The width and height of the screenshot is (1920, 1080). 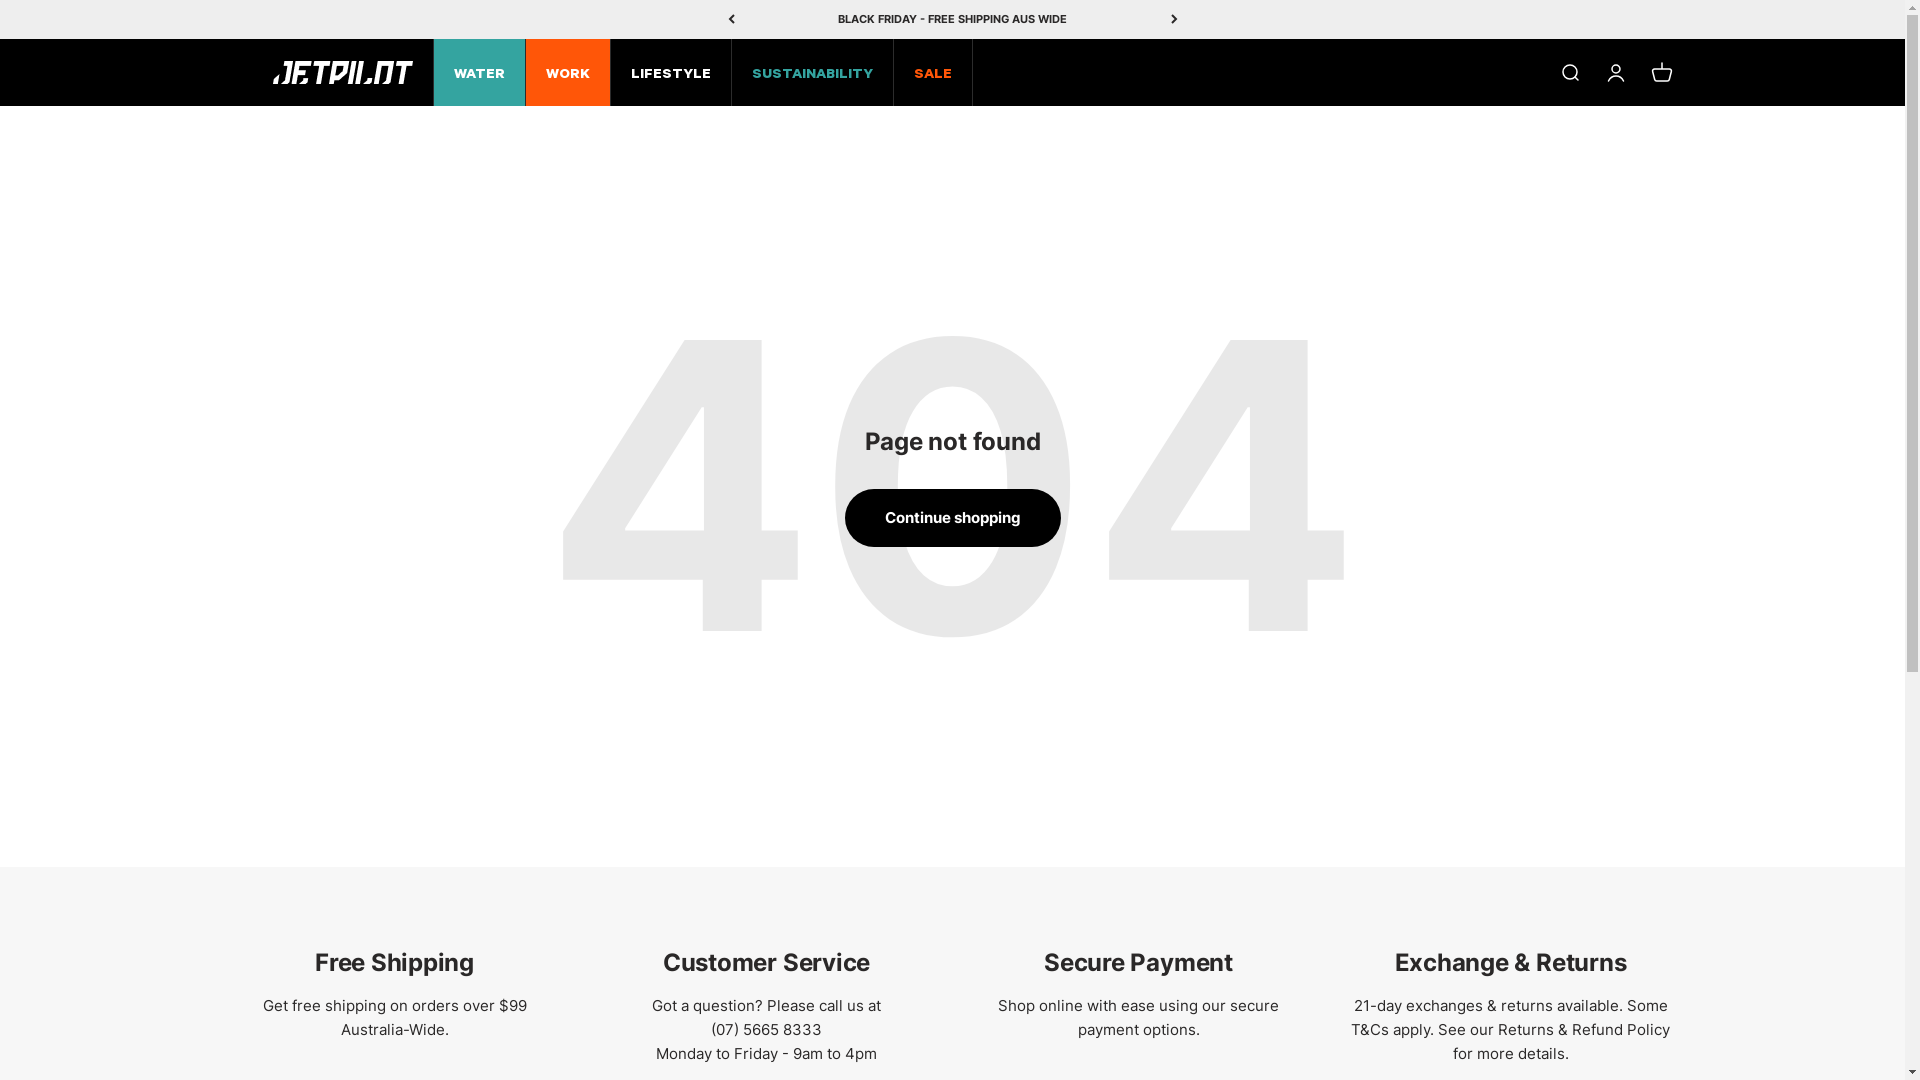 What do you see at coordinates (1660, 71) in the screenshot?
I see `'Open cart` at bounding box center [1660, 71].